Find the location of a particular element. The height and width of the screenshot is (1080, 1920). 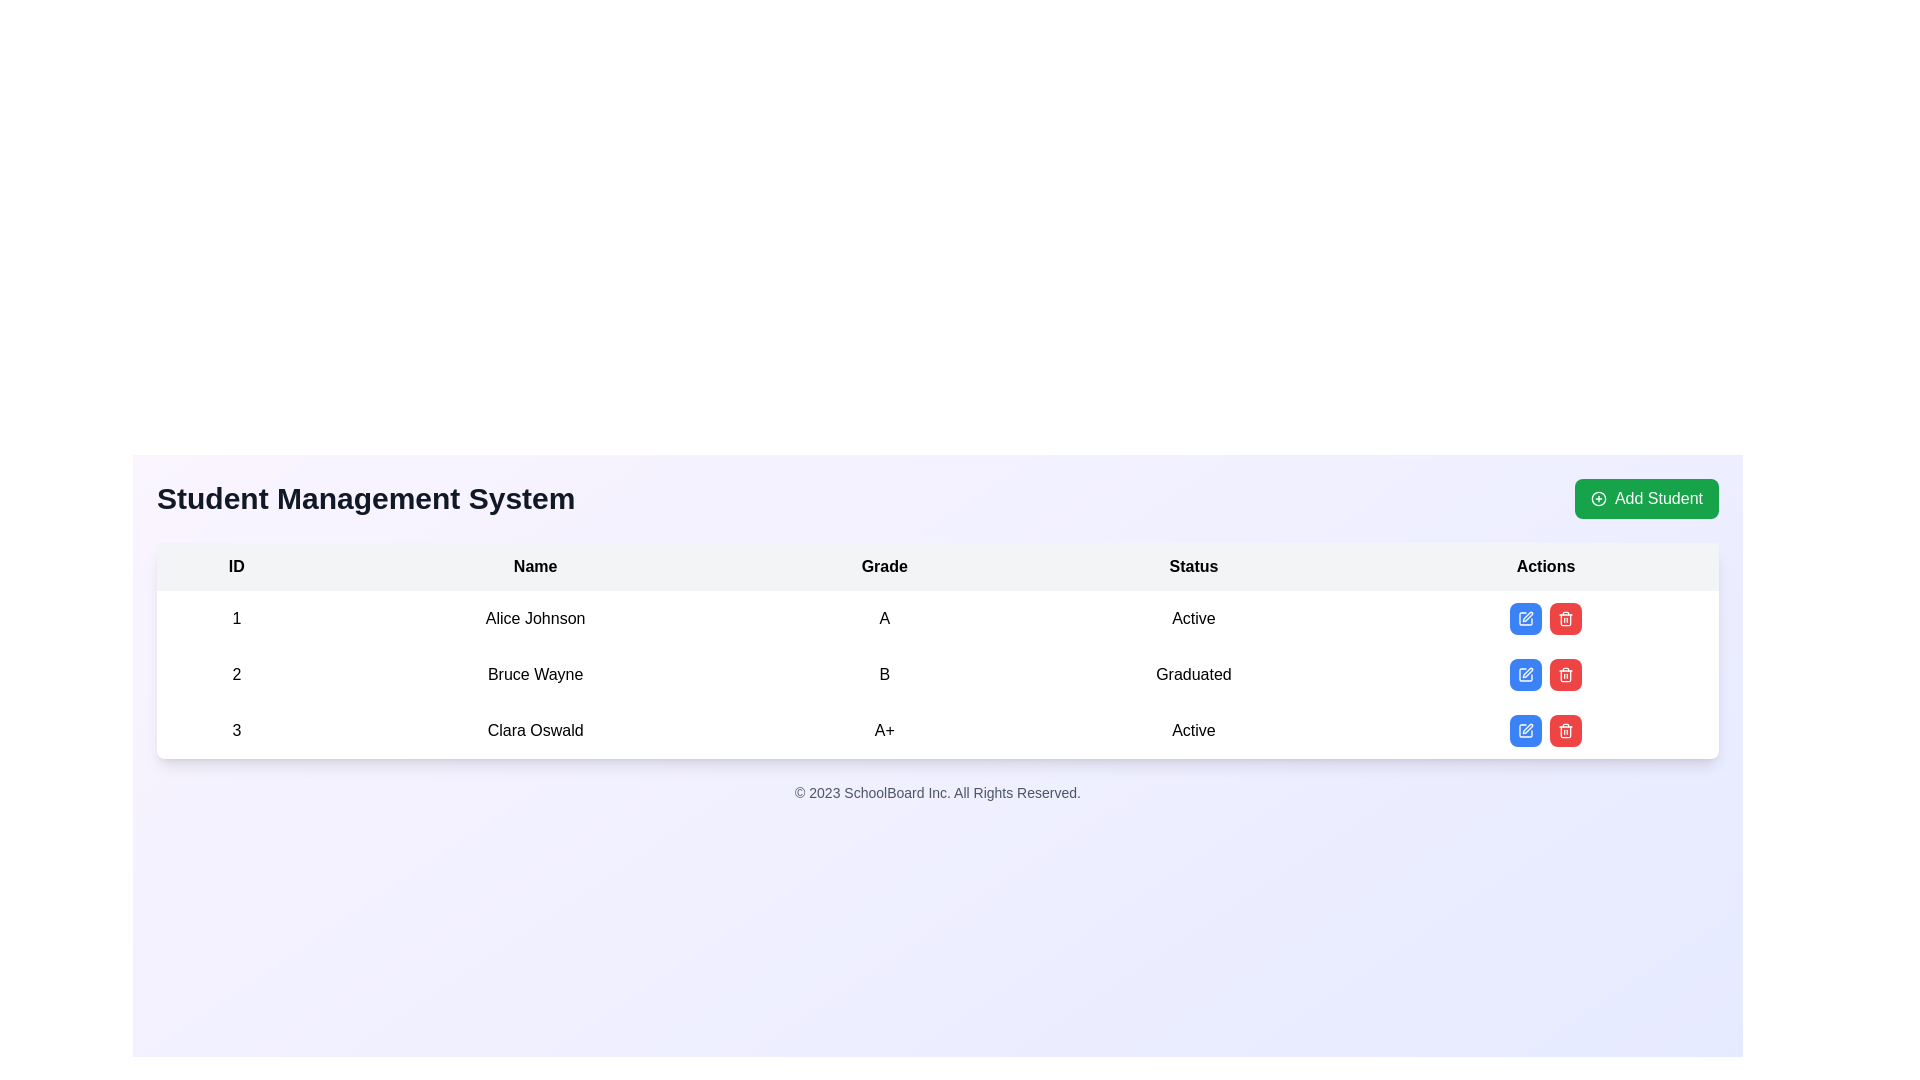

the text label displaying 'ID' in bold black text on a light gray background, which is located at the top-left corner of the table and serves as the header for the first column is located at coordinates (236, 567).